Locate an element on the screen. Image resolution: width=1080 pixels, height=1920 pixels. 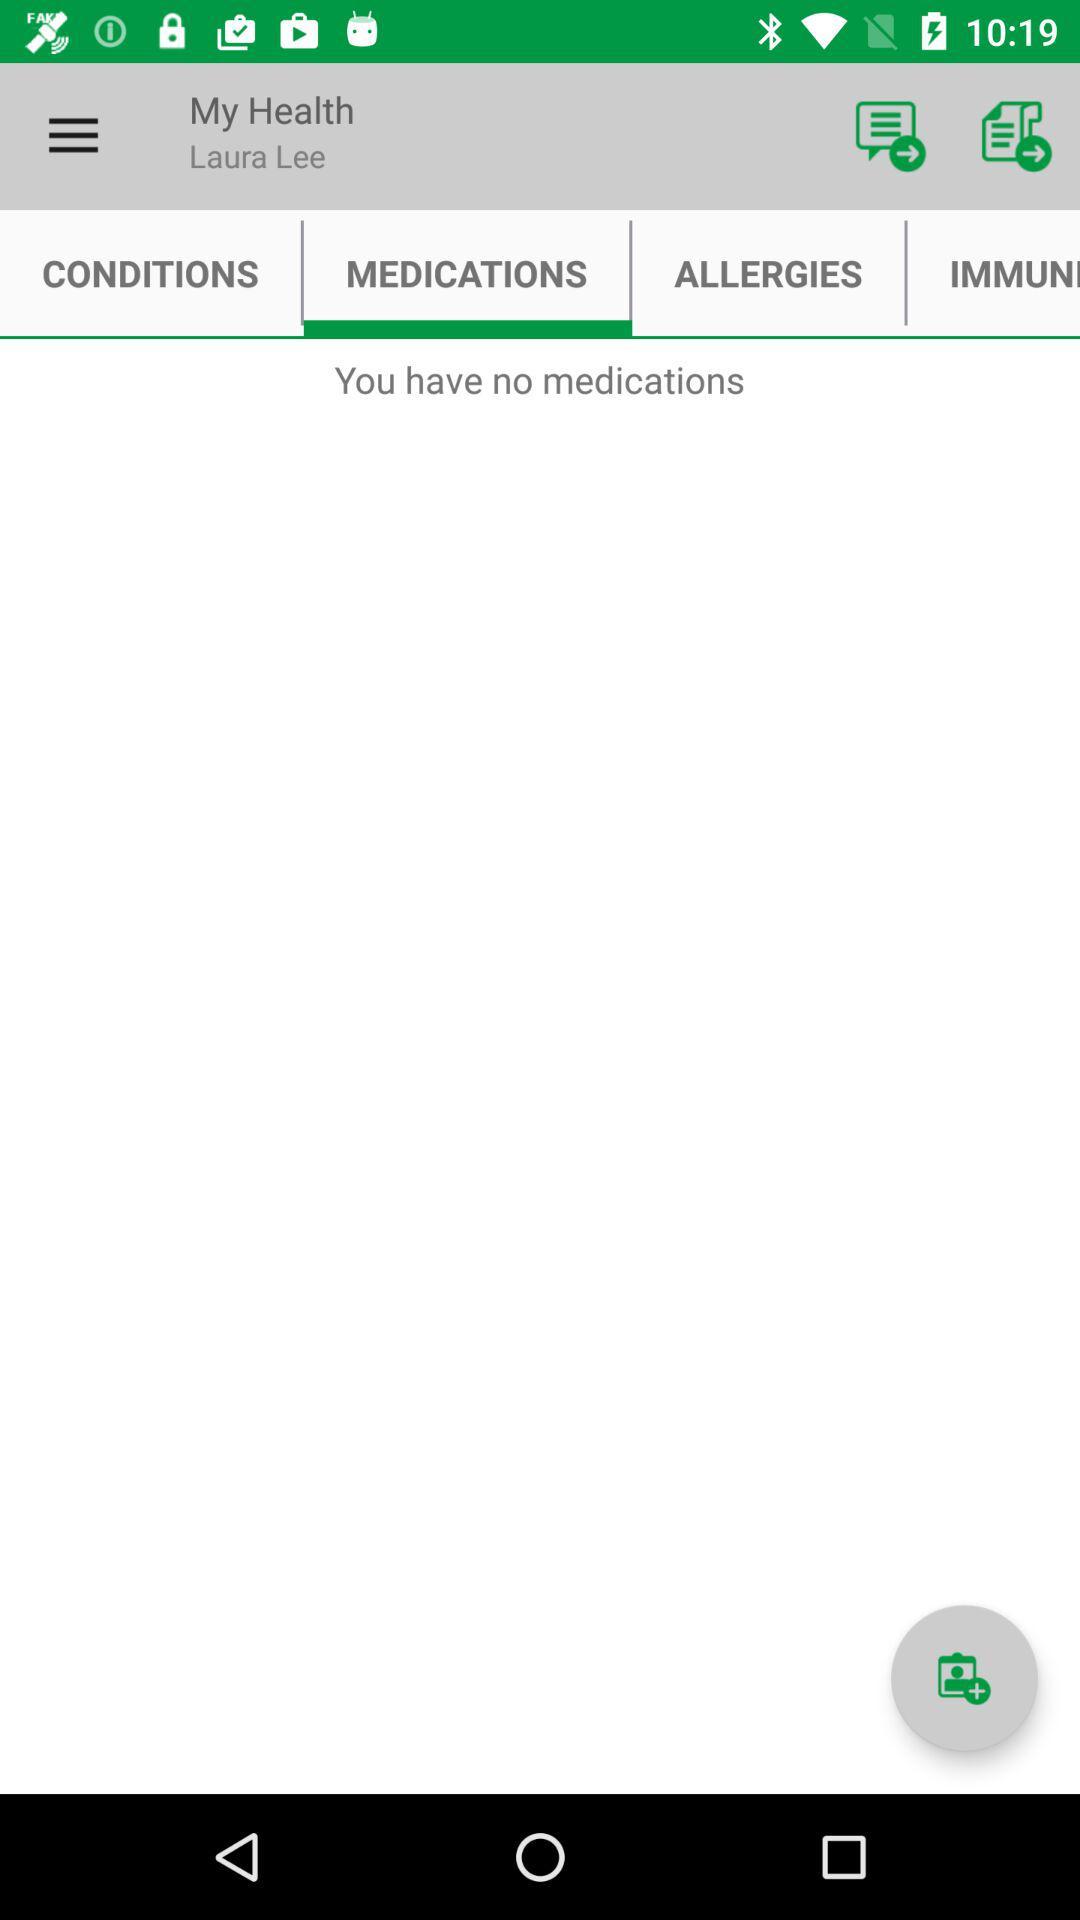
item above conditions item is located at coordinates (72, 135).